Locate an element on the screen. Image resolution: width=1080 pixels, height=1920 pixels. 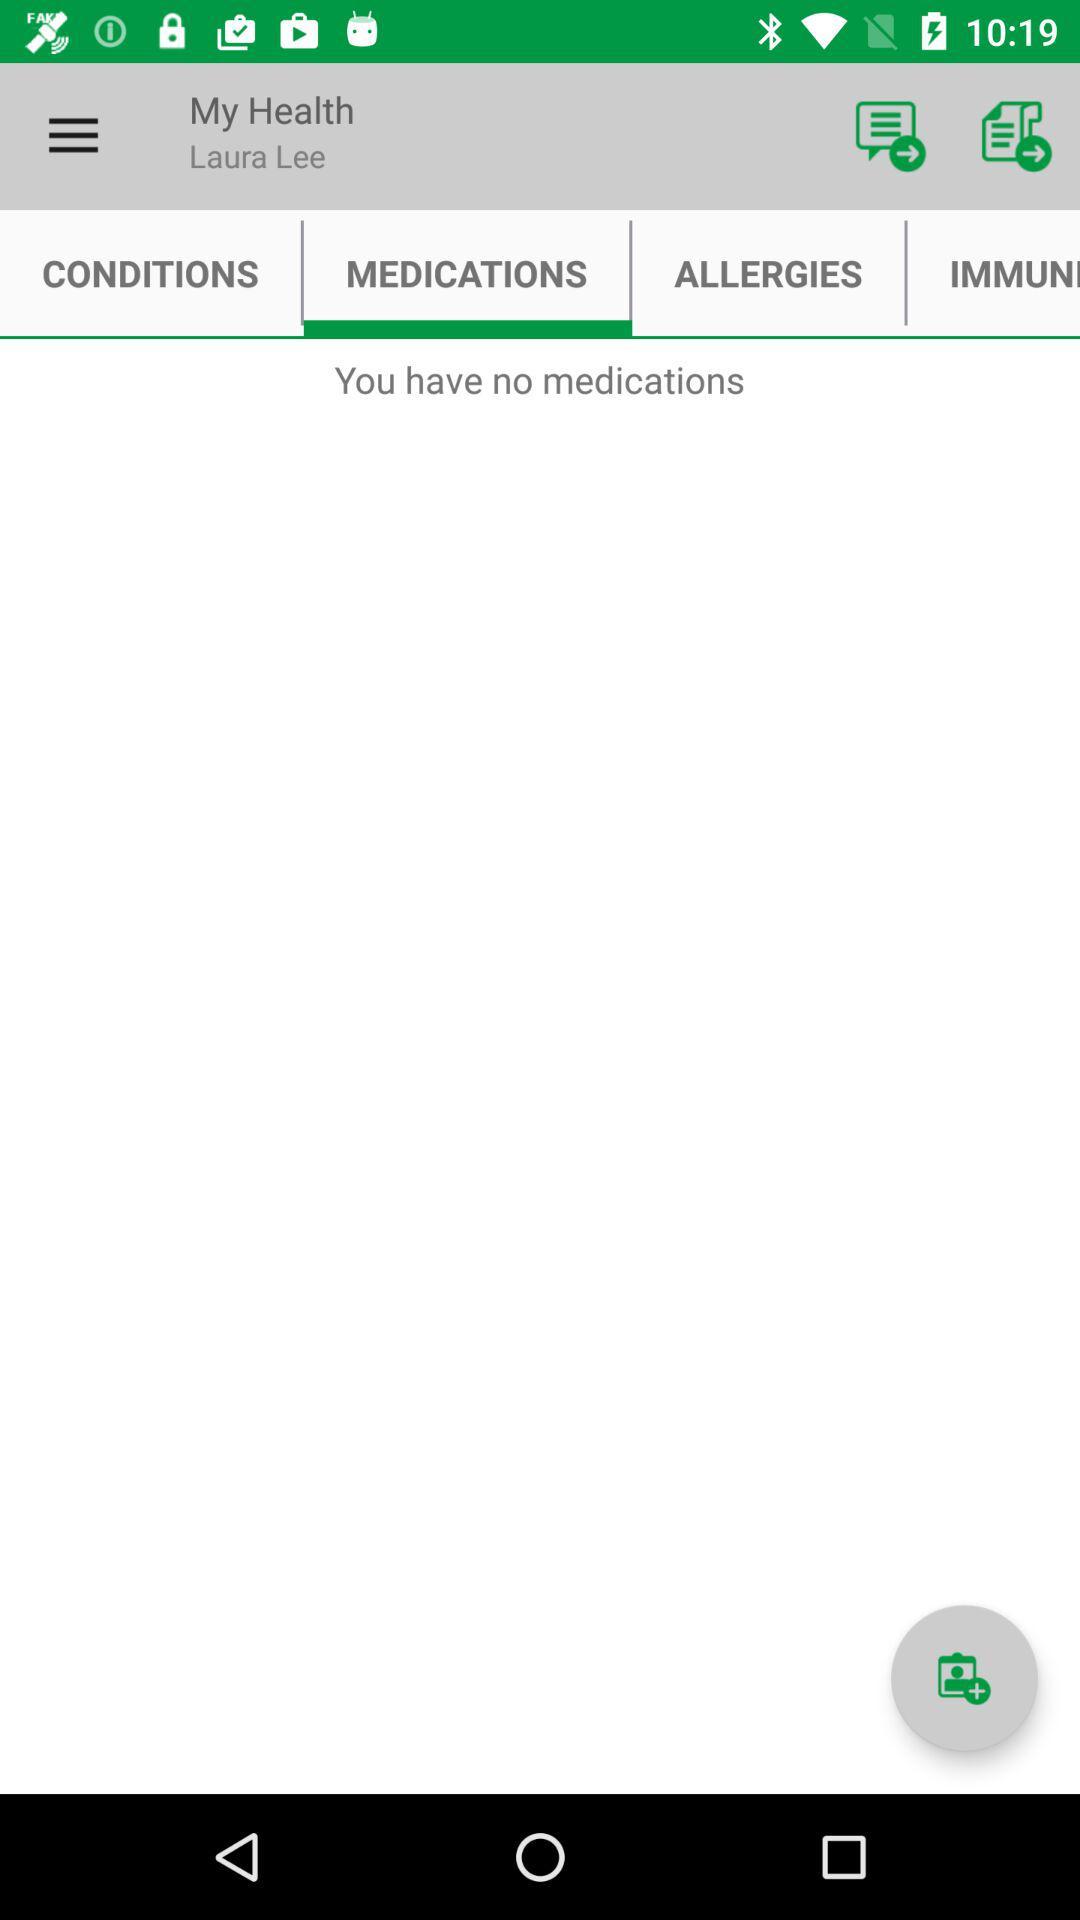
item above conditions item is located at coordinates (72, 135).